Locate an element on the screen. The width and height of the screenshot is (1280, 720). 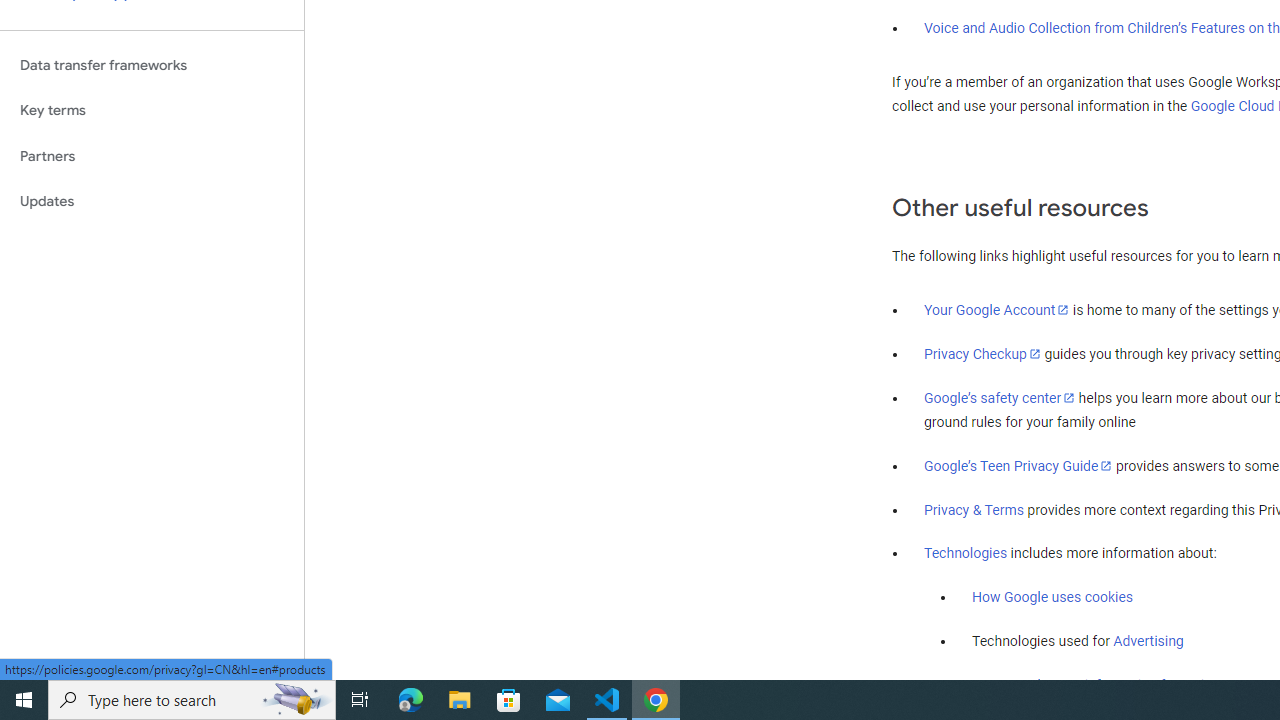
'Technologies' is located at coordinates (966, 554).